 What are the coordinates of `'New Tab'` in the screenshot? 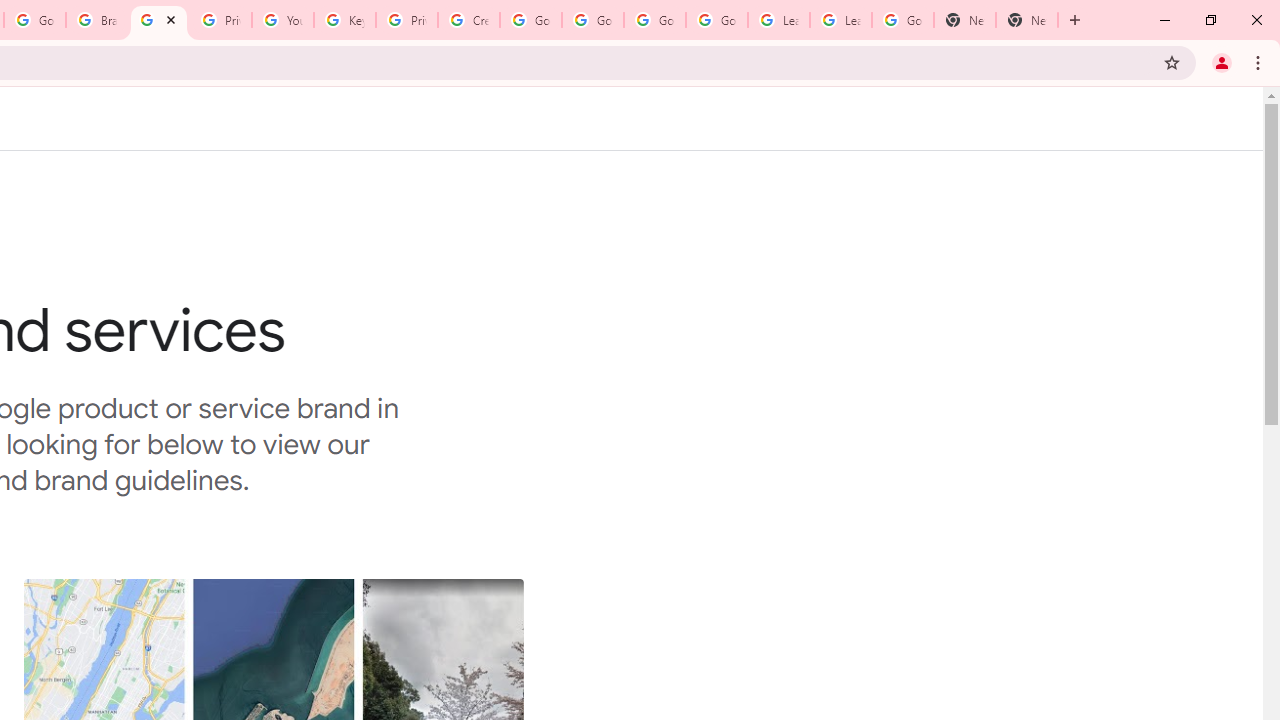 It's located at (965, 20).